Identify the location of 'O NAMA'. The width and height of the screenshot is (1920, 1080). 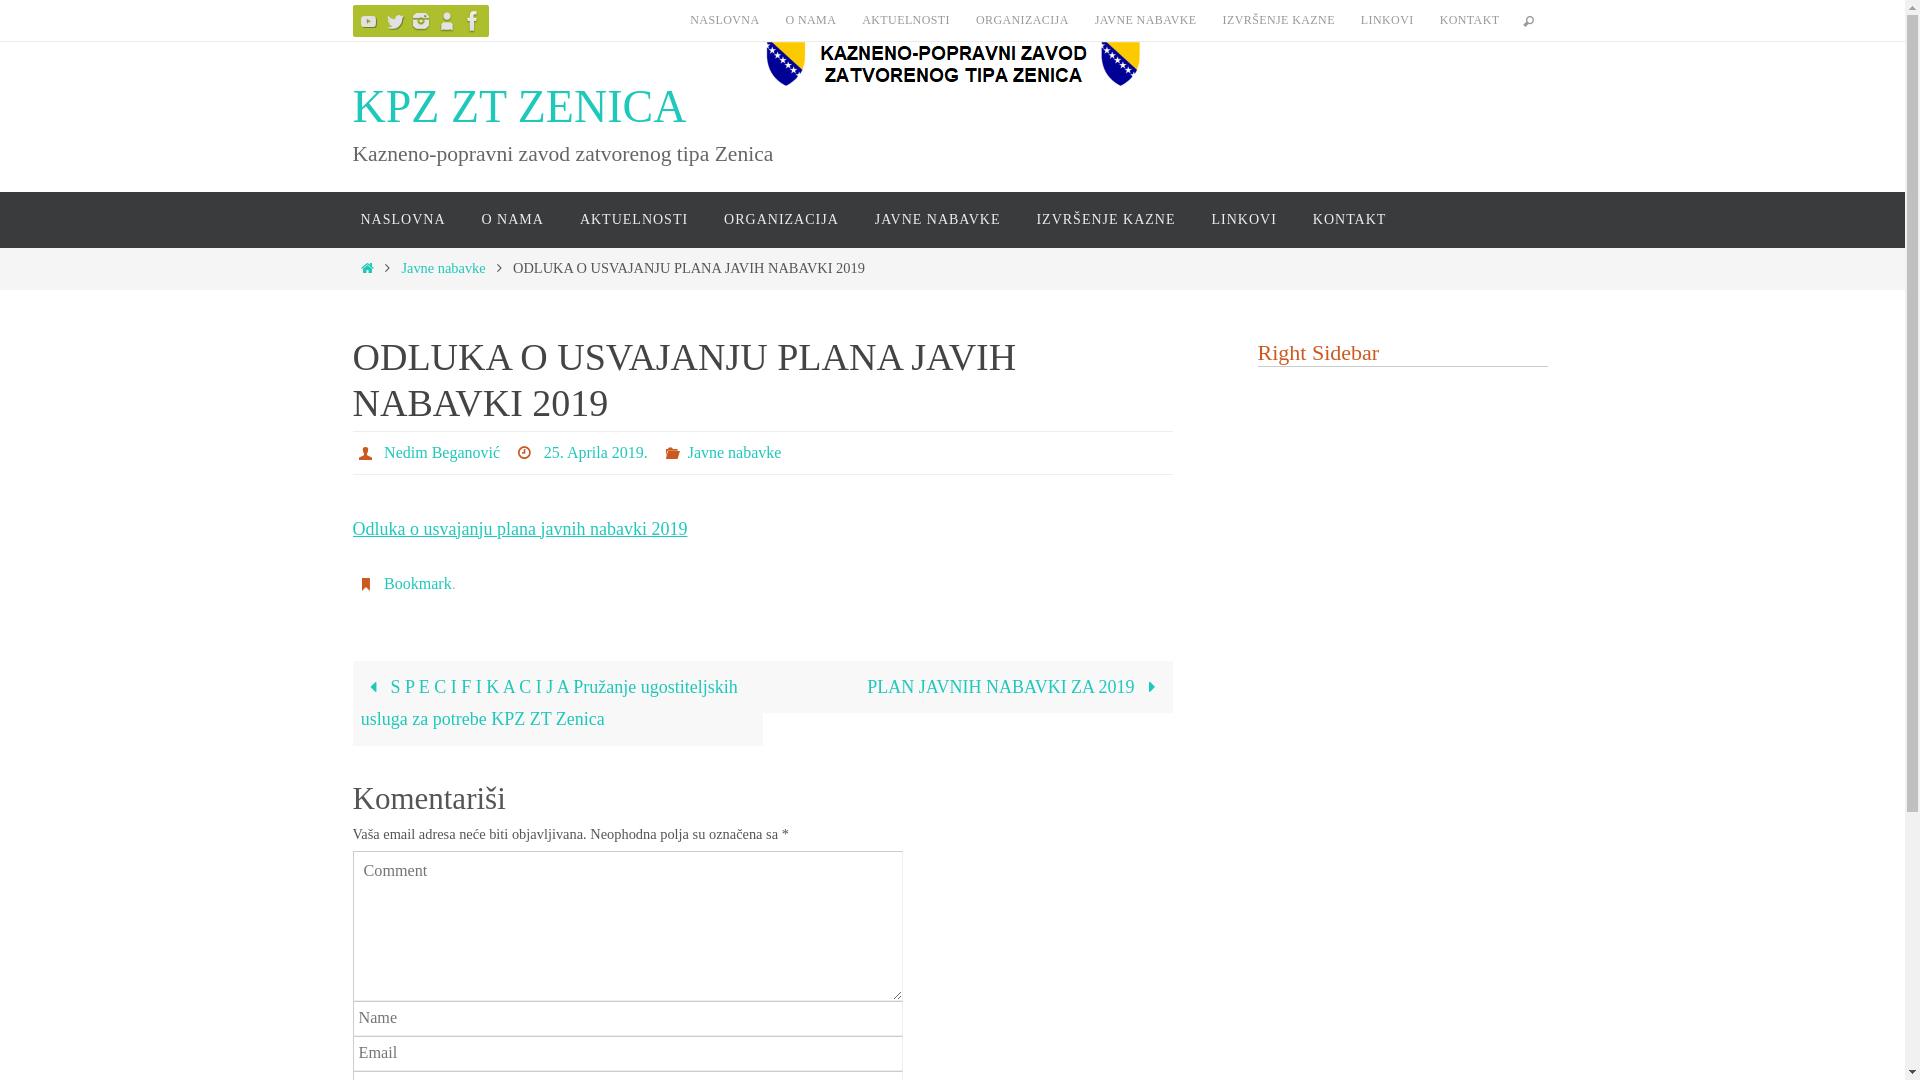
(810, 19).